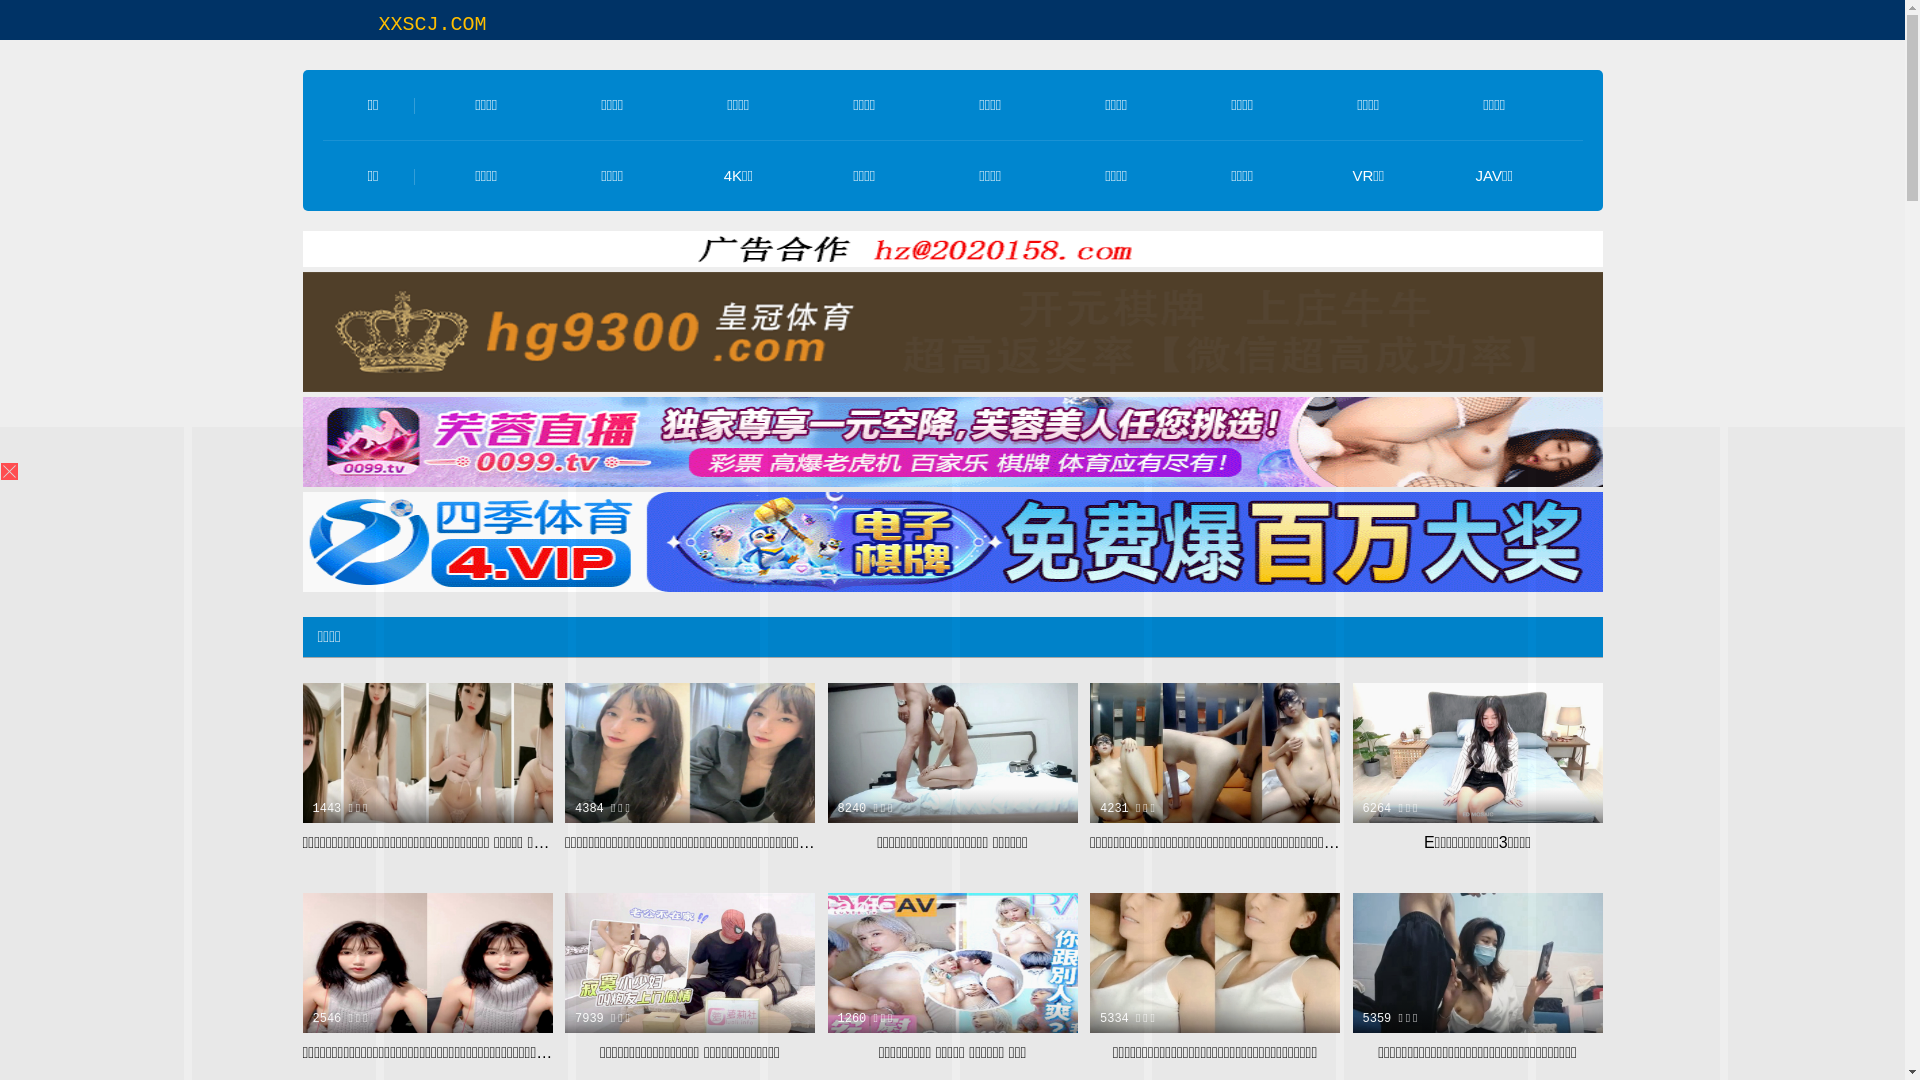 Image resolution: width=1920 pixels, height=1080 pixels. What do you see at coordinates (378, 24) in the screenshot?
I see `'XXSCJ.COM'` at bounding box center [378, 24].